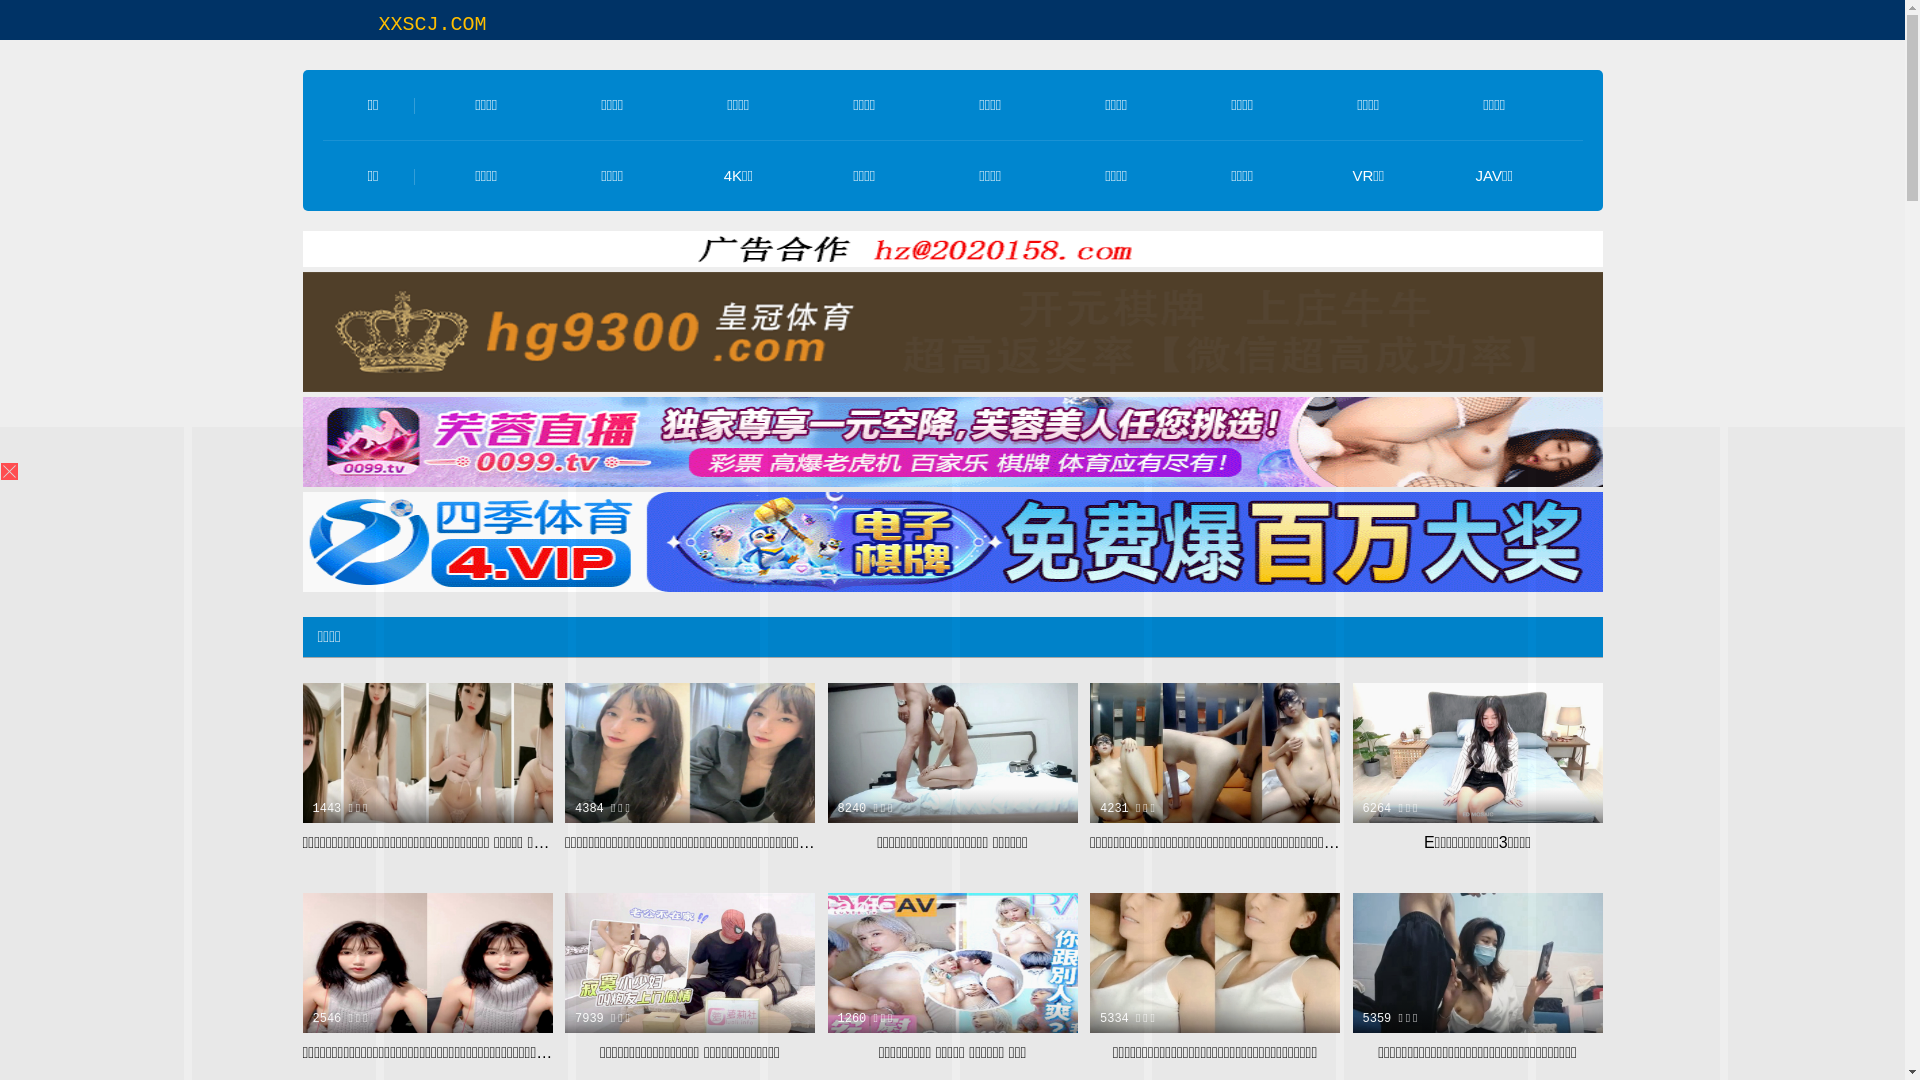 Image resolution: width=1920 pixels, height=1080 pixels. What do you see at coordinates (378, 24) in the screenshot?
I see `'XXSCJ.COM'` at bounding box center [378, 24].